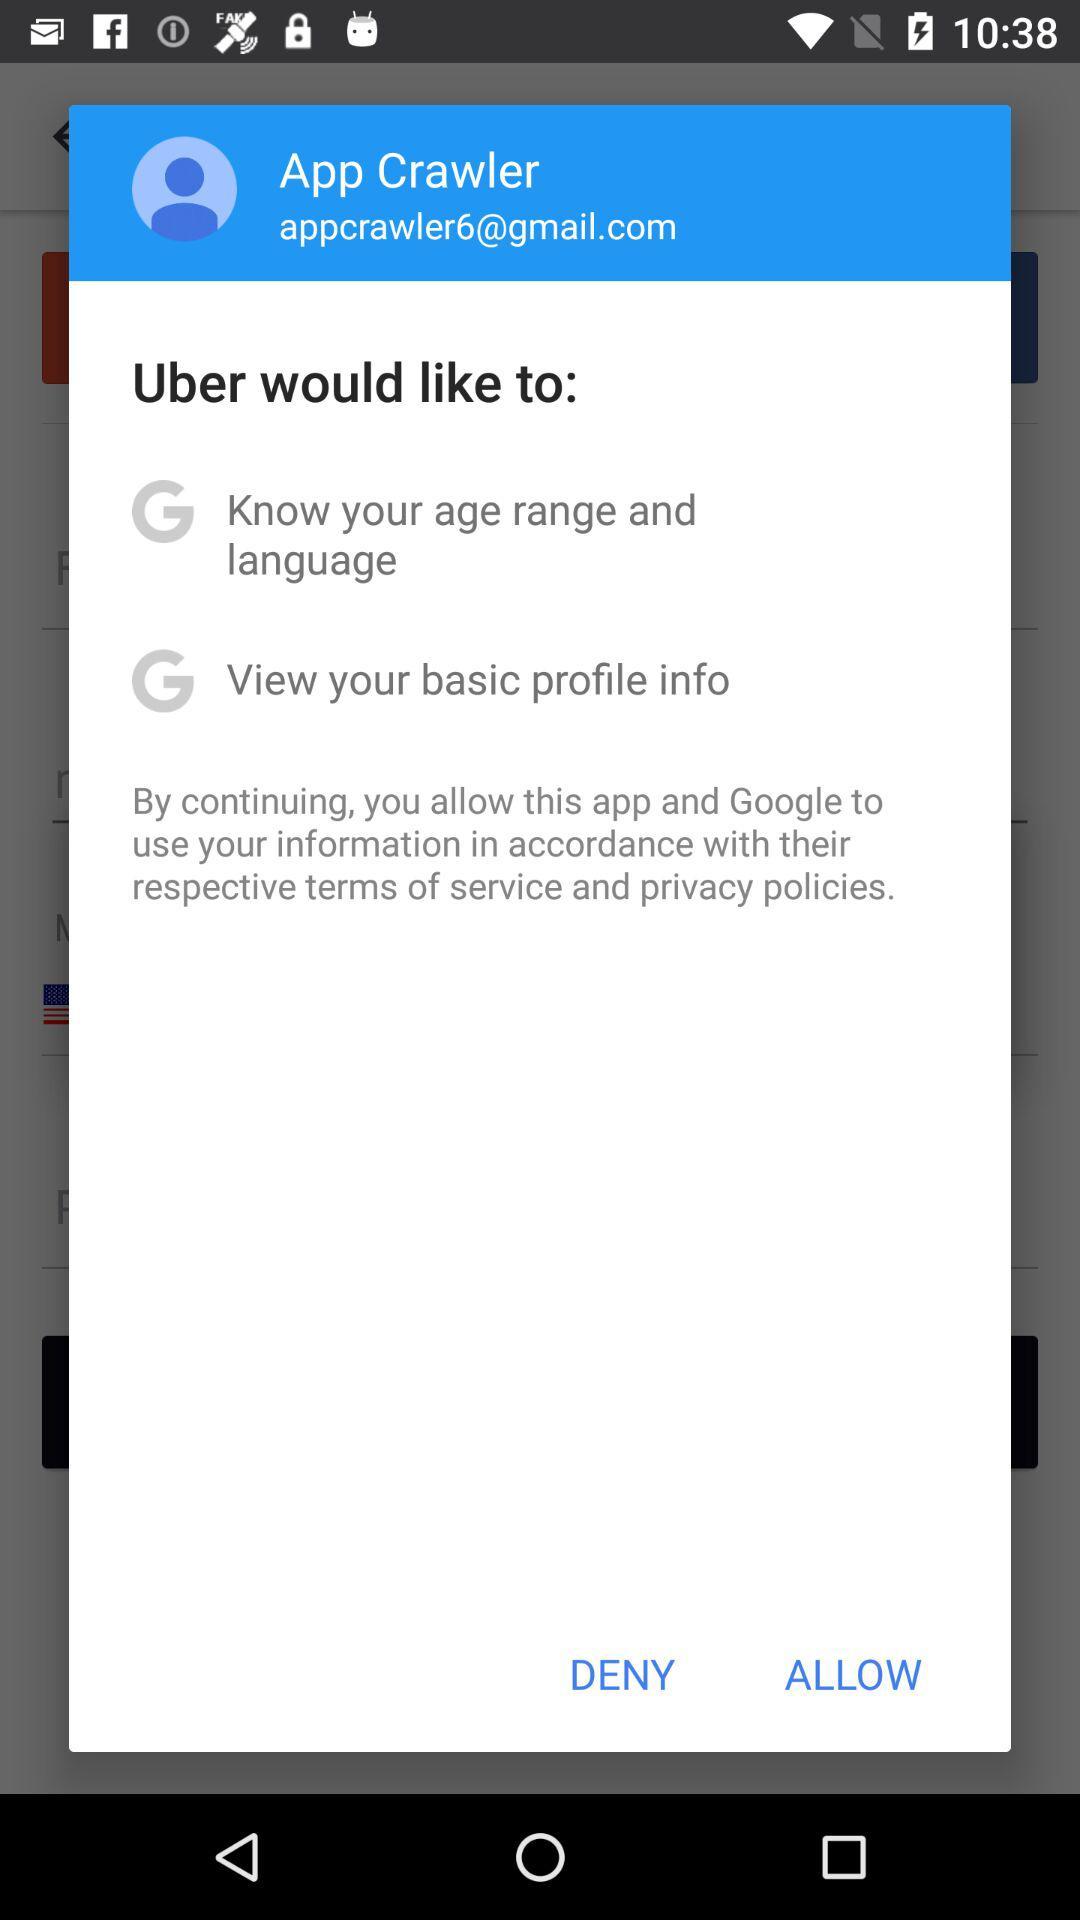 The image size is (1080, 1920). I want to click on icon next to allow button, so click(621, 1673).